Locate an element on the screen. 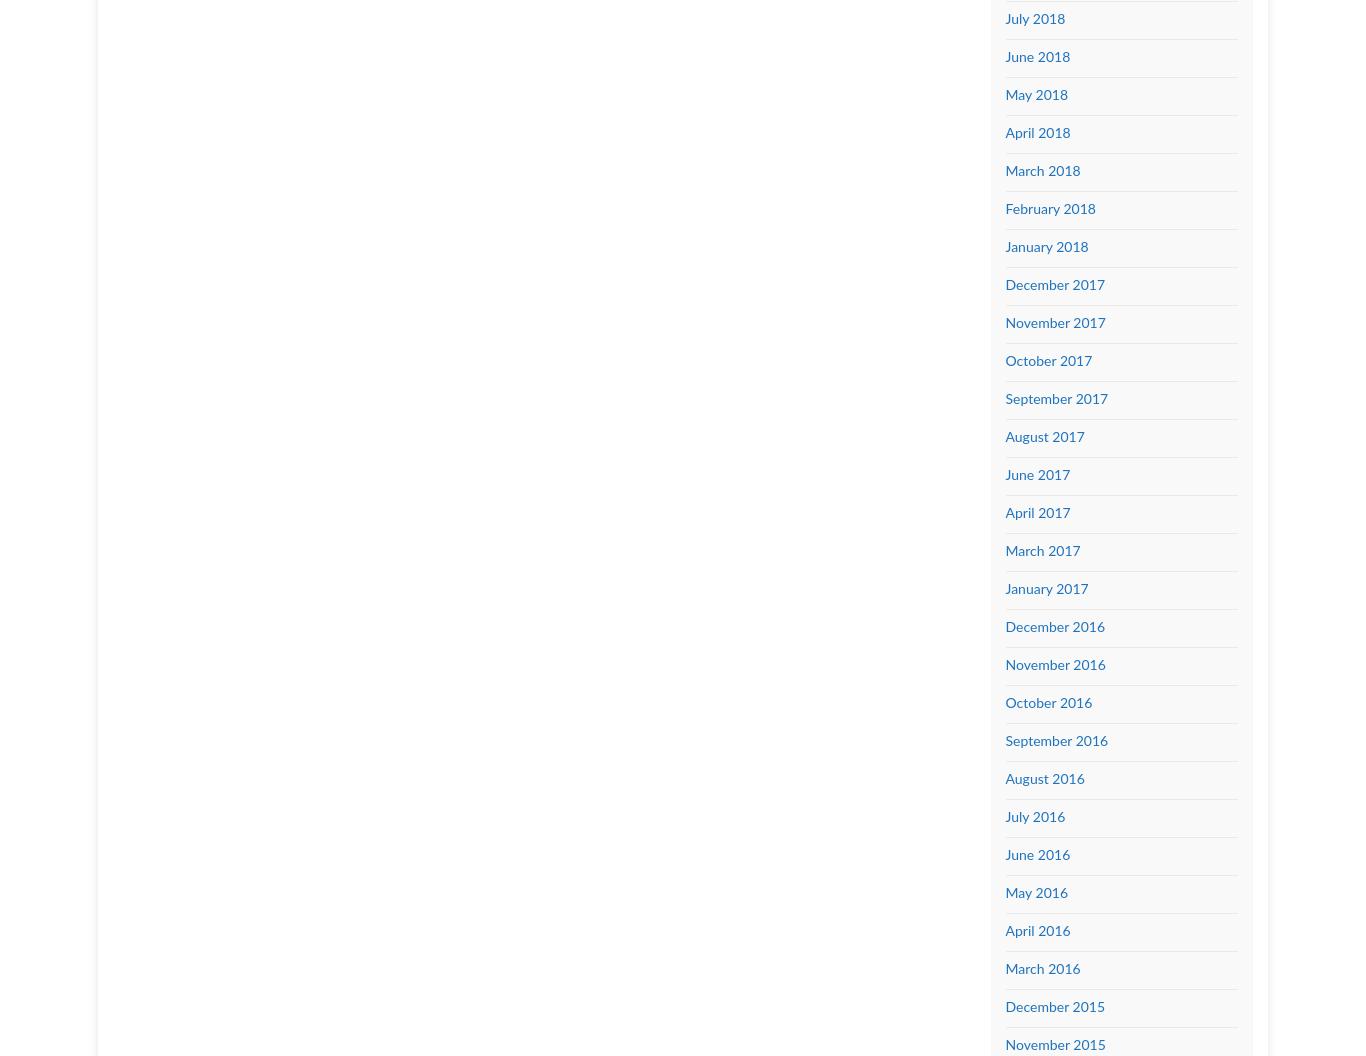 The height and width of the screenshot is (1056, 1366). 'June 2018' is located at coordinates (1036, 57).